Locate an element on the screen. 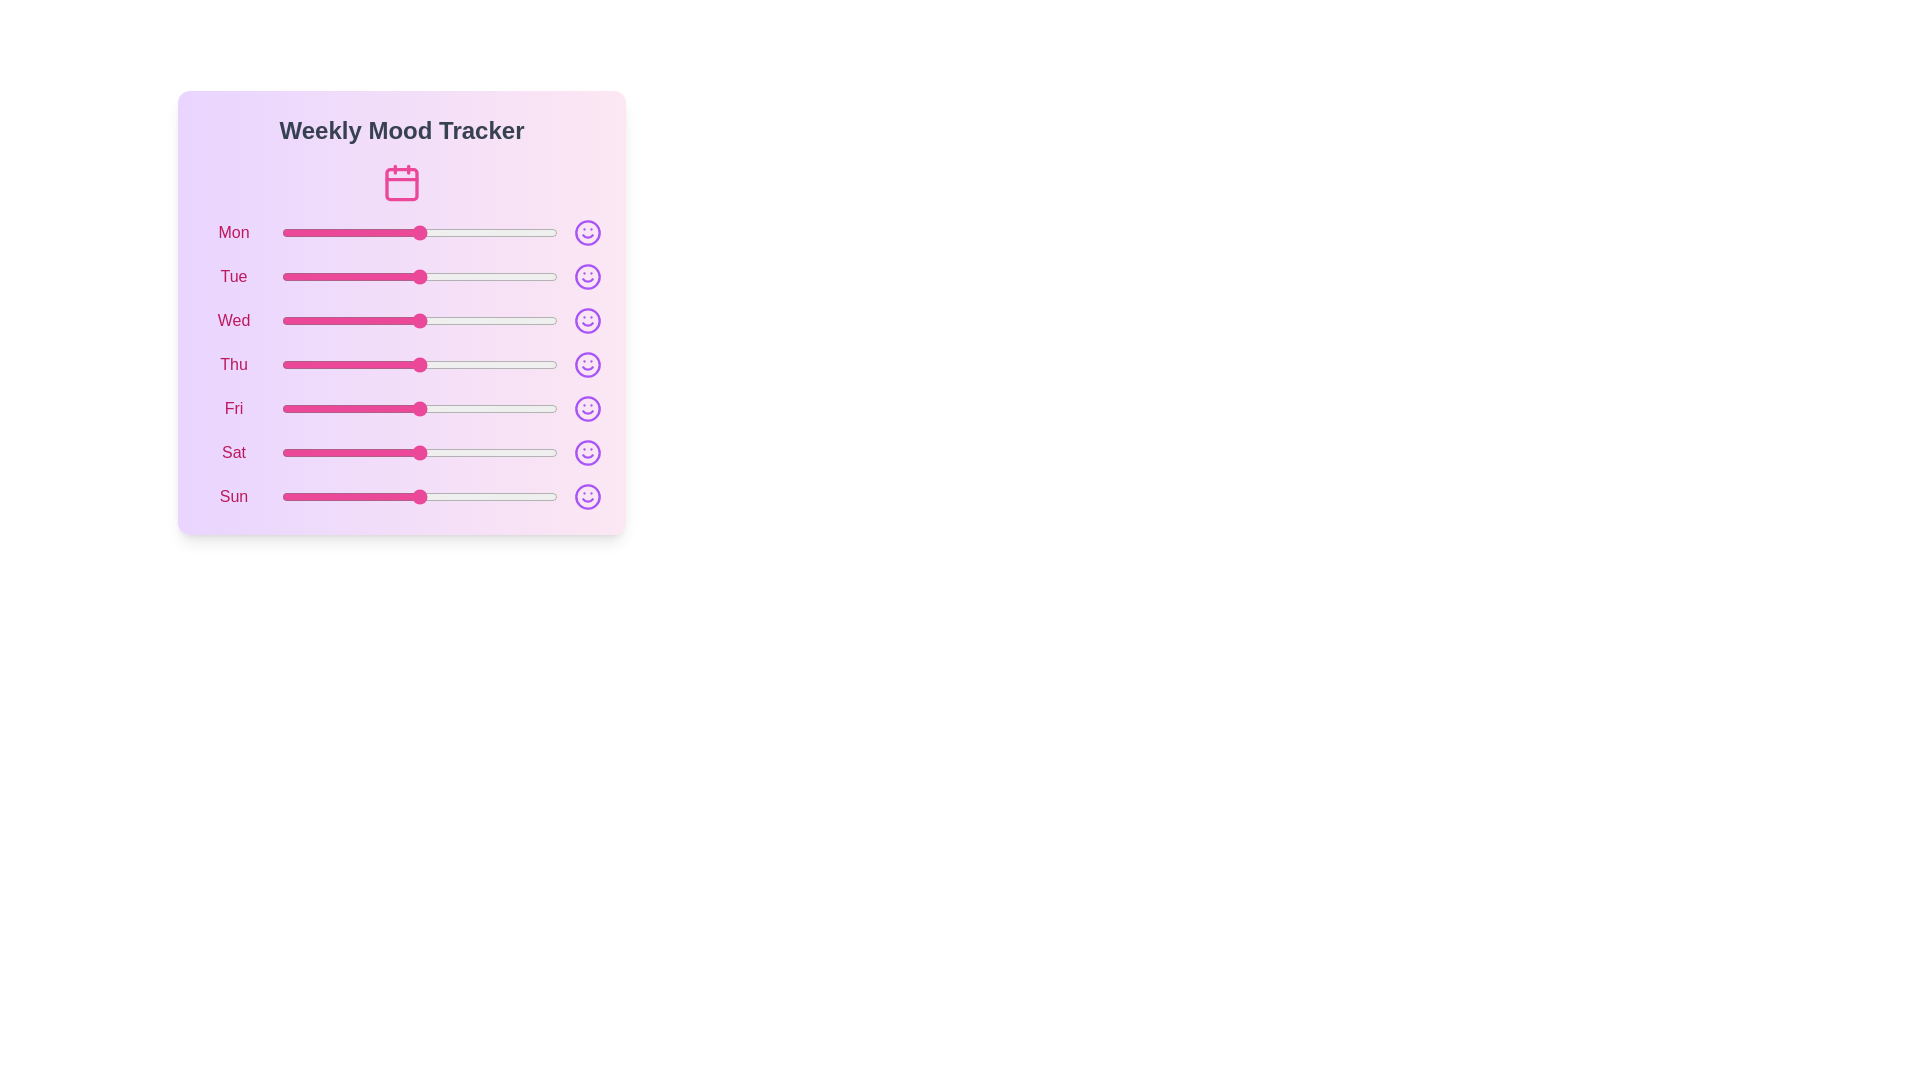 This screenshot has height=1080, width=1920. the smiley icon corresponding to the day Mon is located at coordinates (587, 231).